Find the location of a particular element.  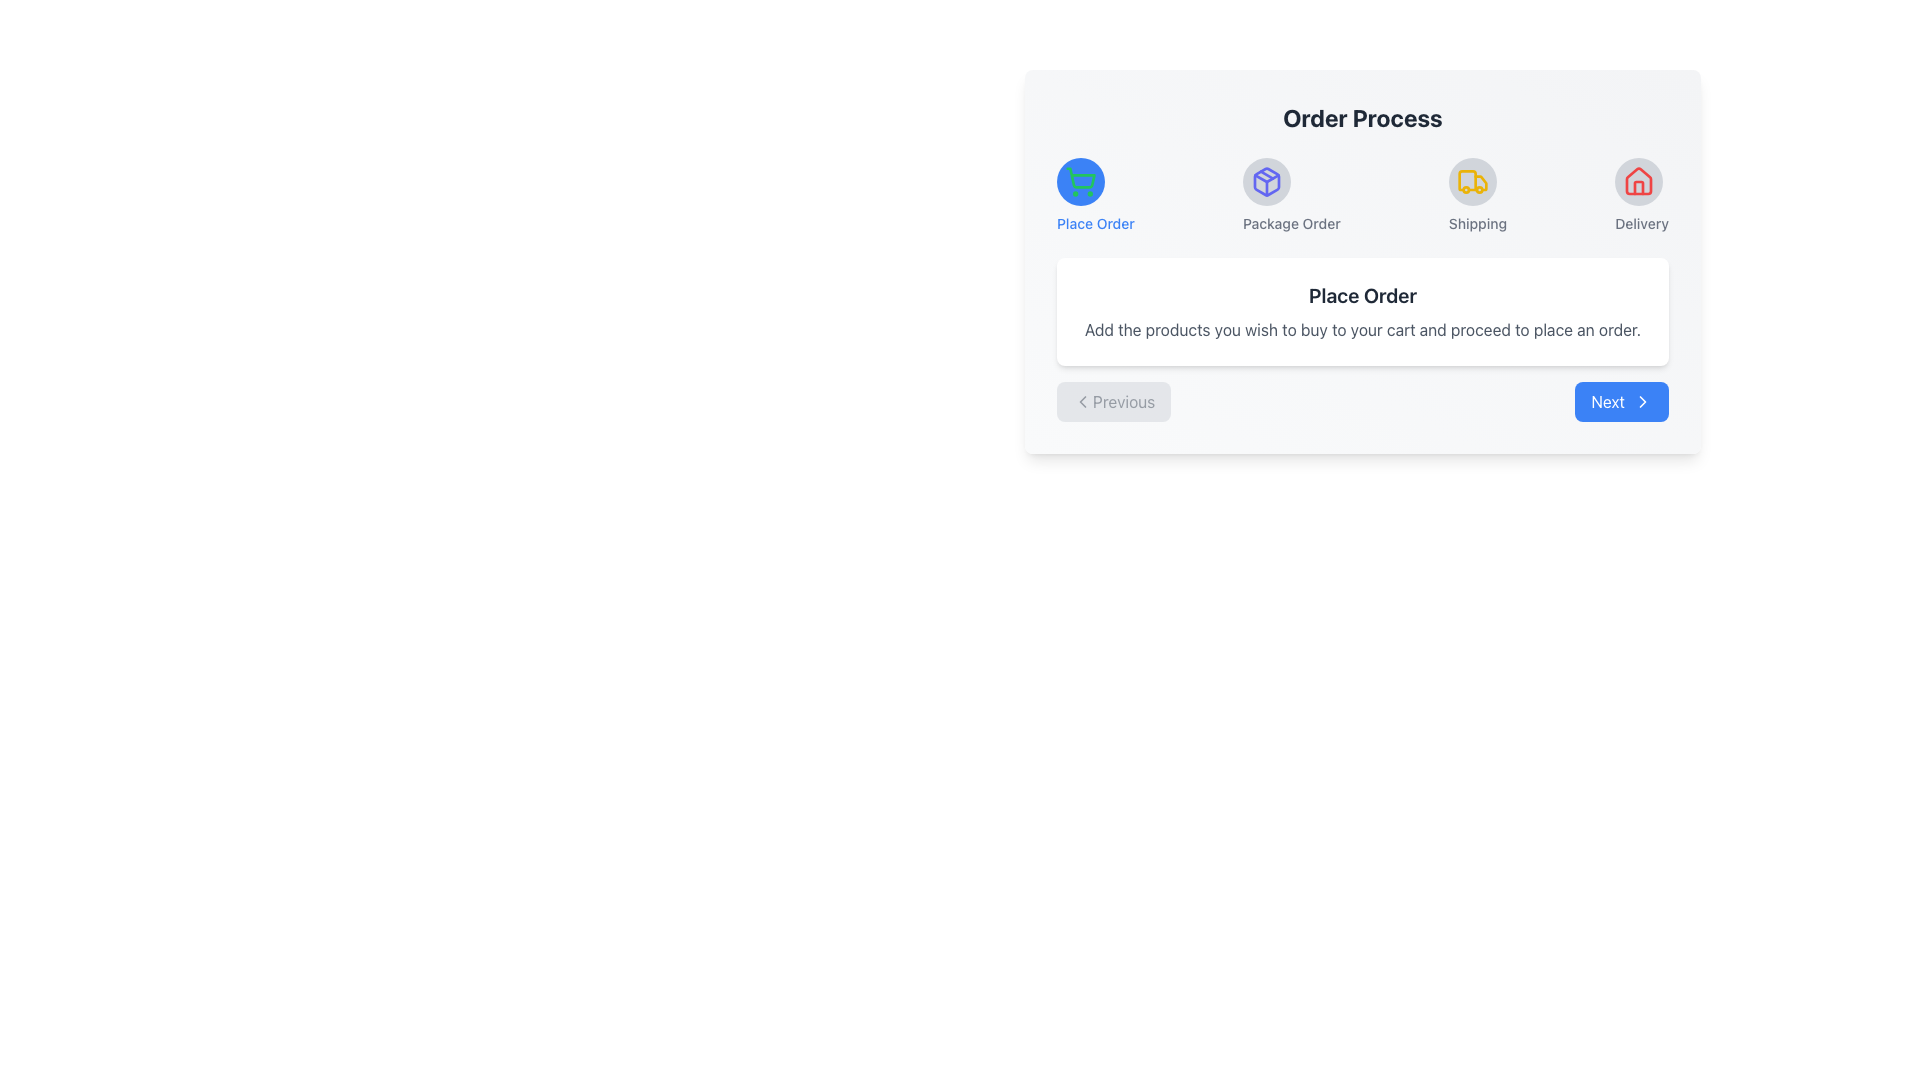

the 'Delivery' label with a red house icon in a gray circular background, positioned to the far right in the horizontal group of steps, if interactive behavior is enabled is located at coordinates (1642, 196).